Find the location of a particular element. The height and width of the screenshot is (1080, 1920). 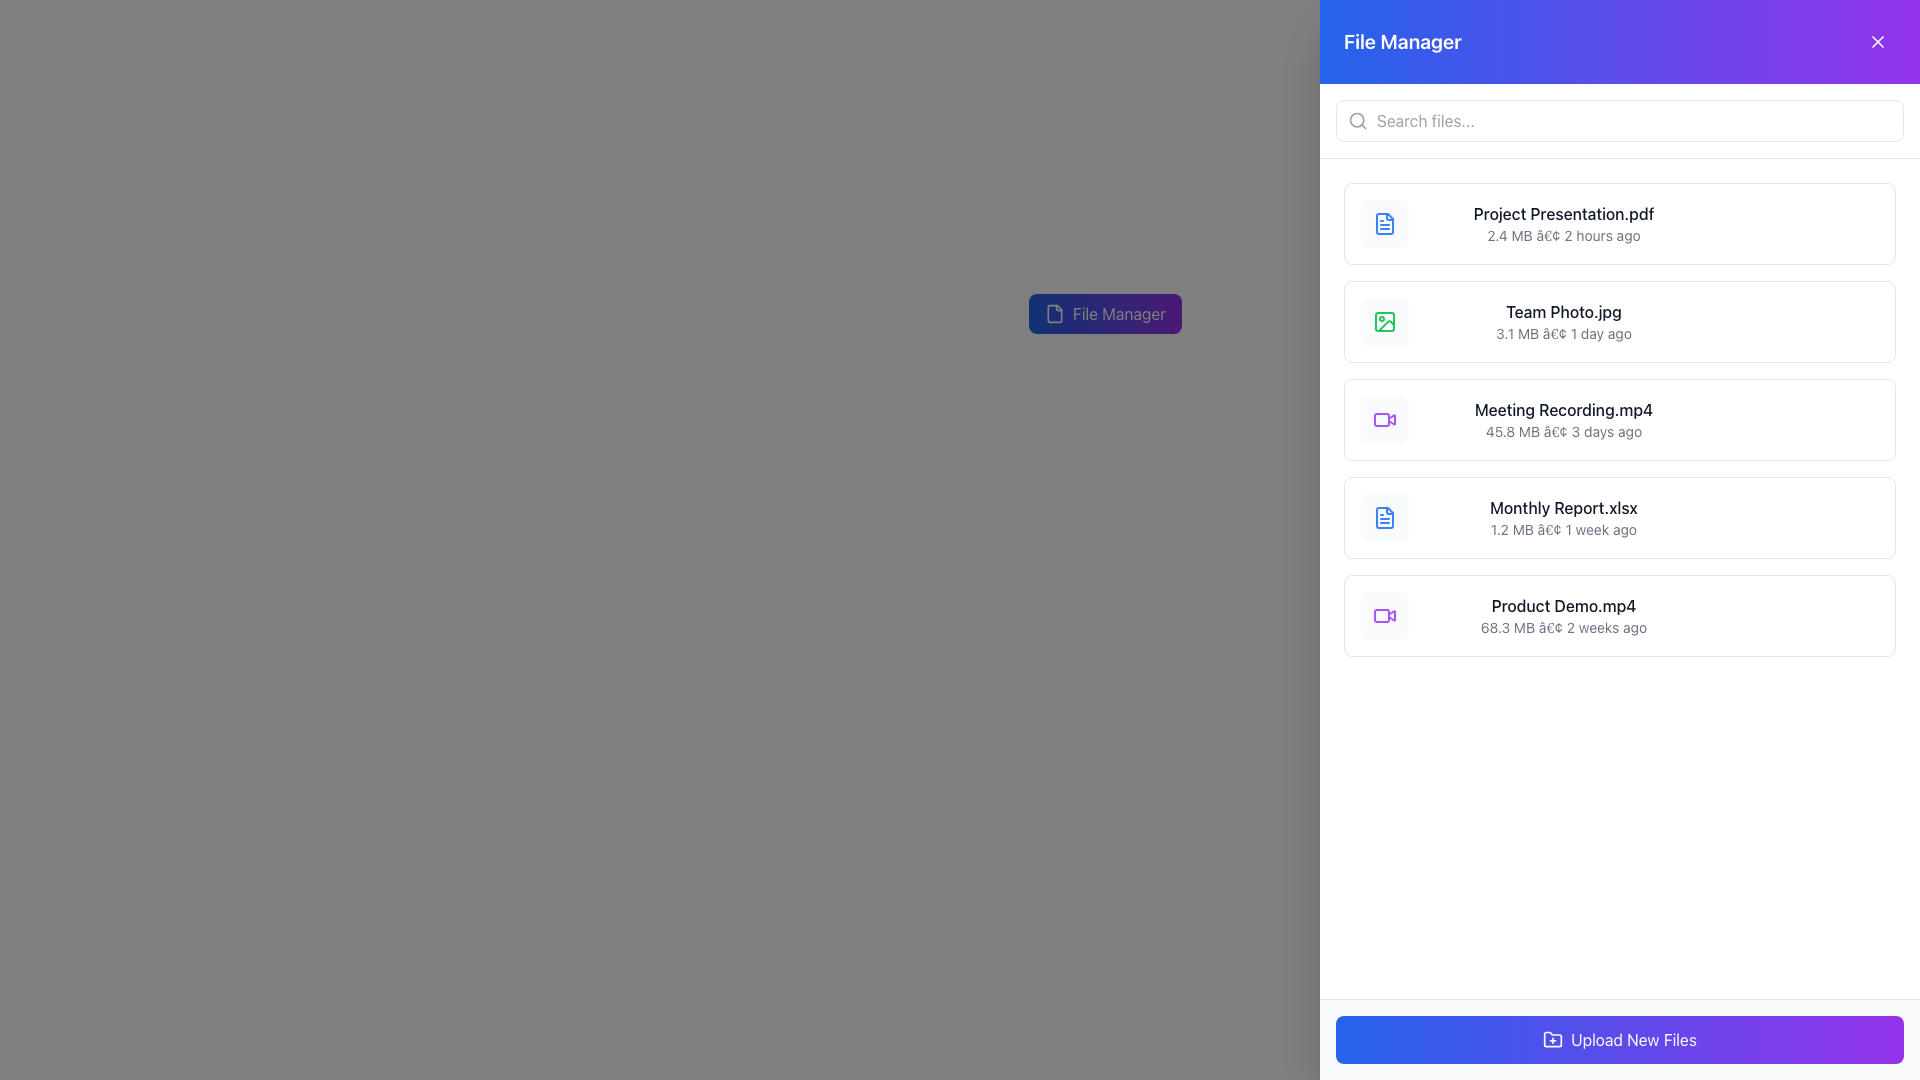

the graphical icon element (SVG rectangle) that serves as the base layer for a file type indicator in the 'File Manager' sidebar, located next to 'Team Photo.jpg' is located at coordinates (1384, 320).